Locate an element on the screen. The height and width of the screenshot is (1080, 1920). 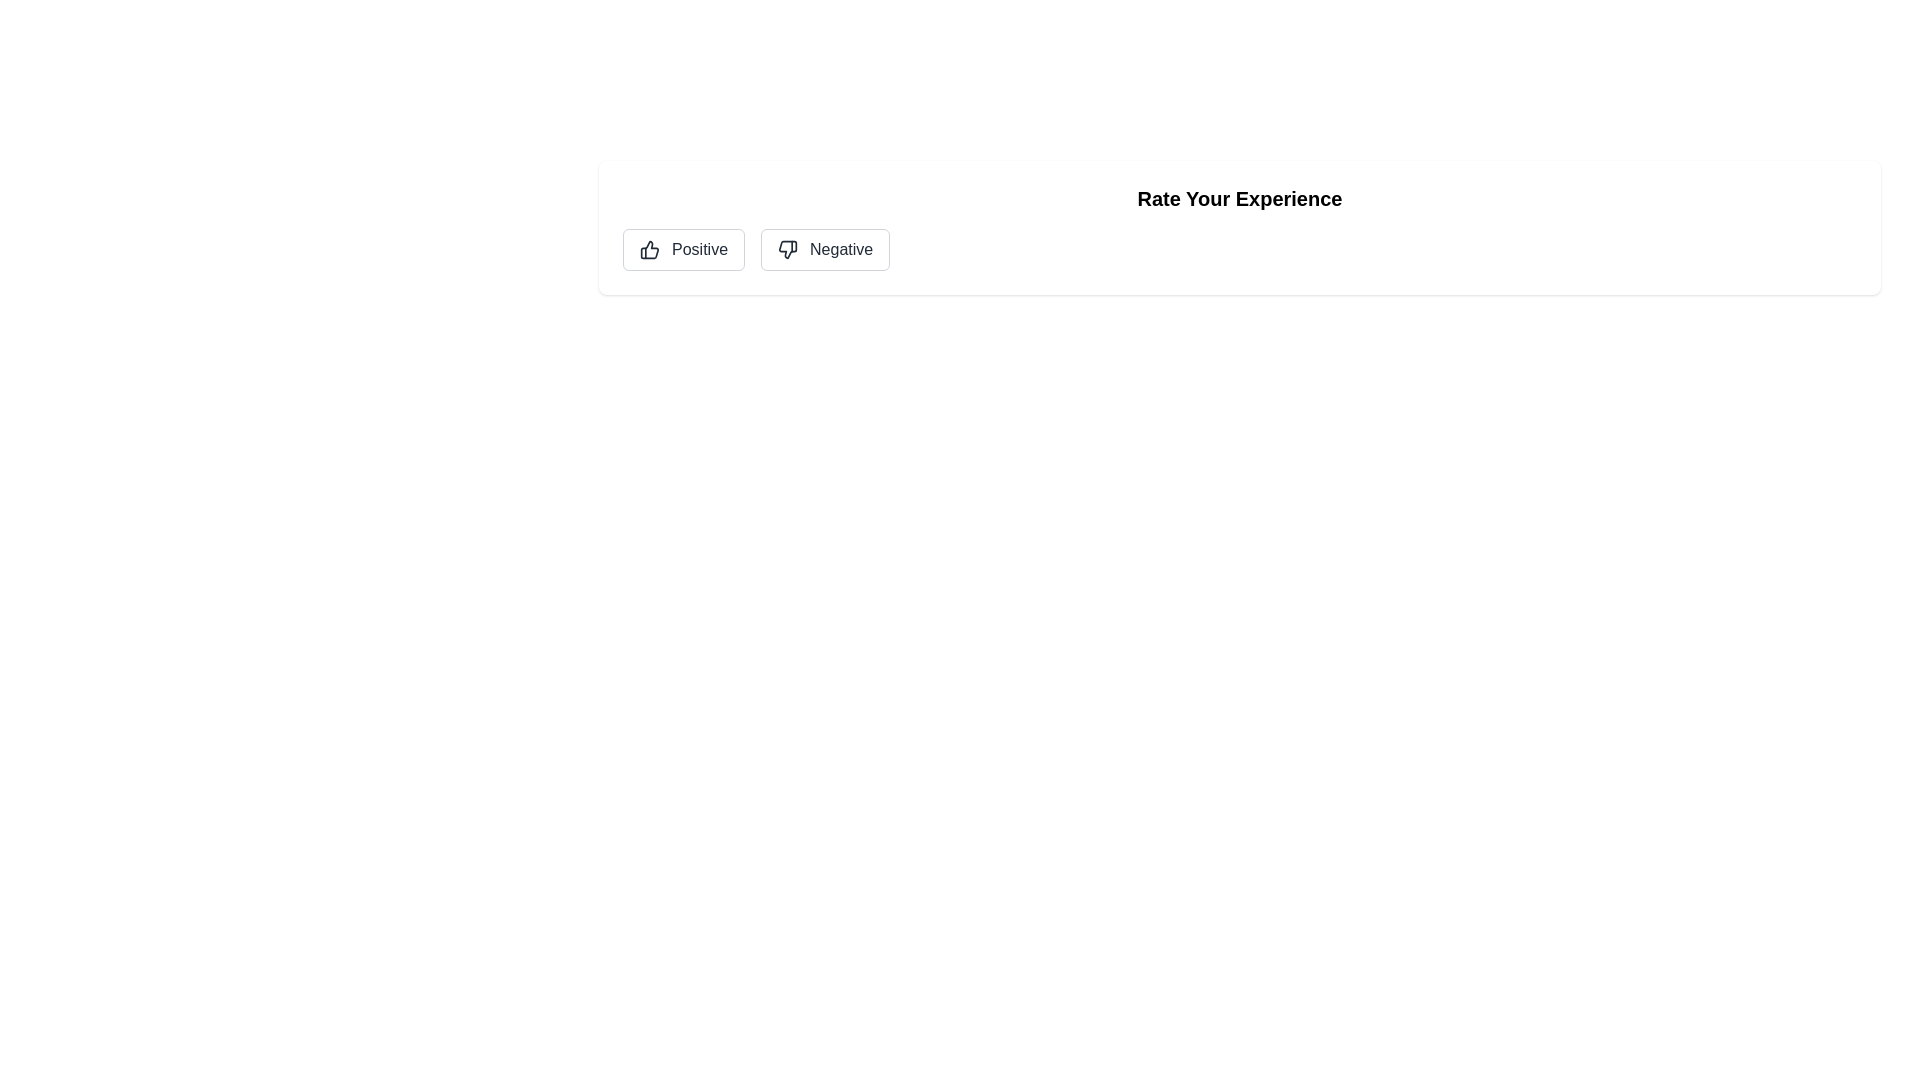
the Negative button to observe the hover effect is located at coordinates (825, 249).